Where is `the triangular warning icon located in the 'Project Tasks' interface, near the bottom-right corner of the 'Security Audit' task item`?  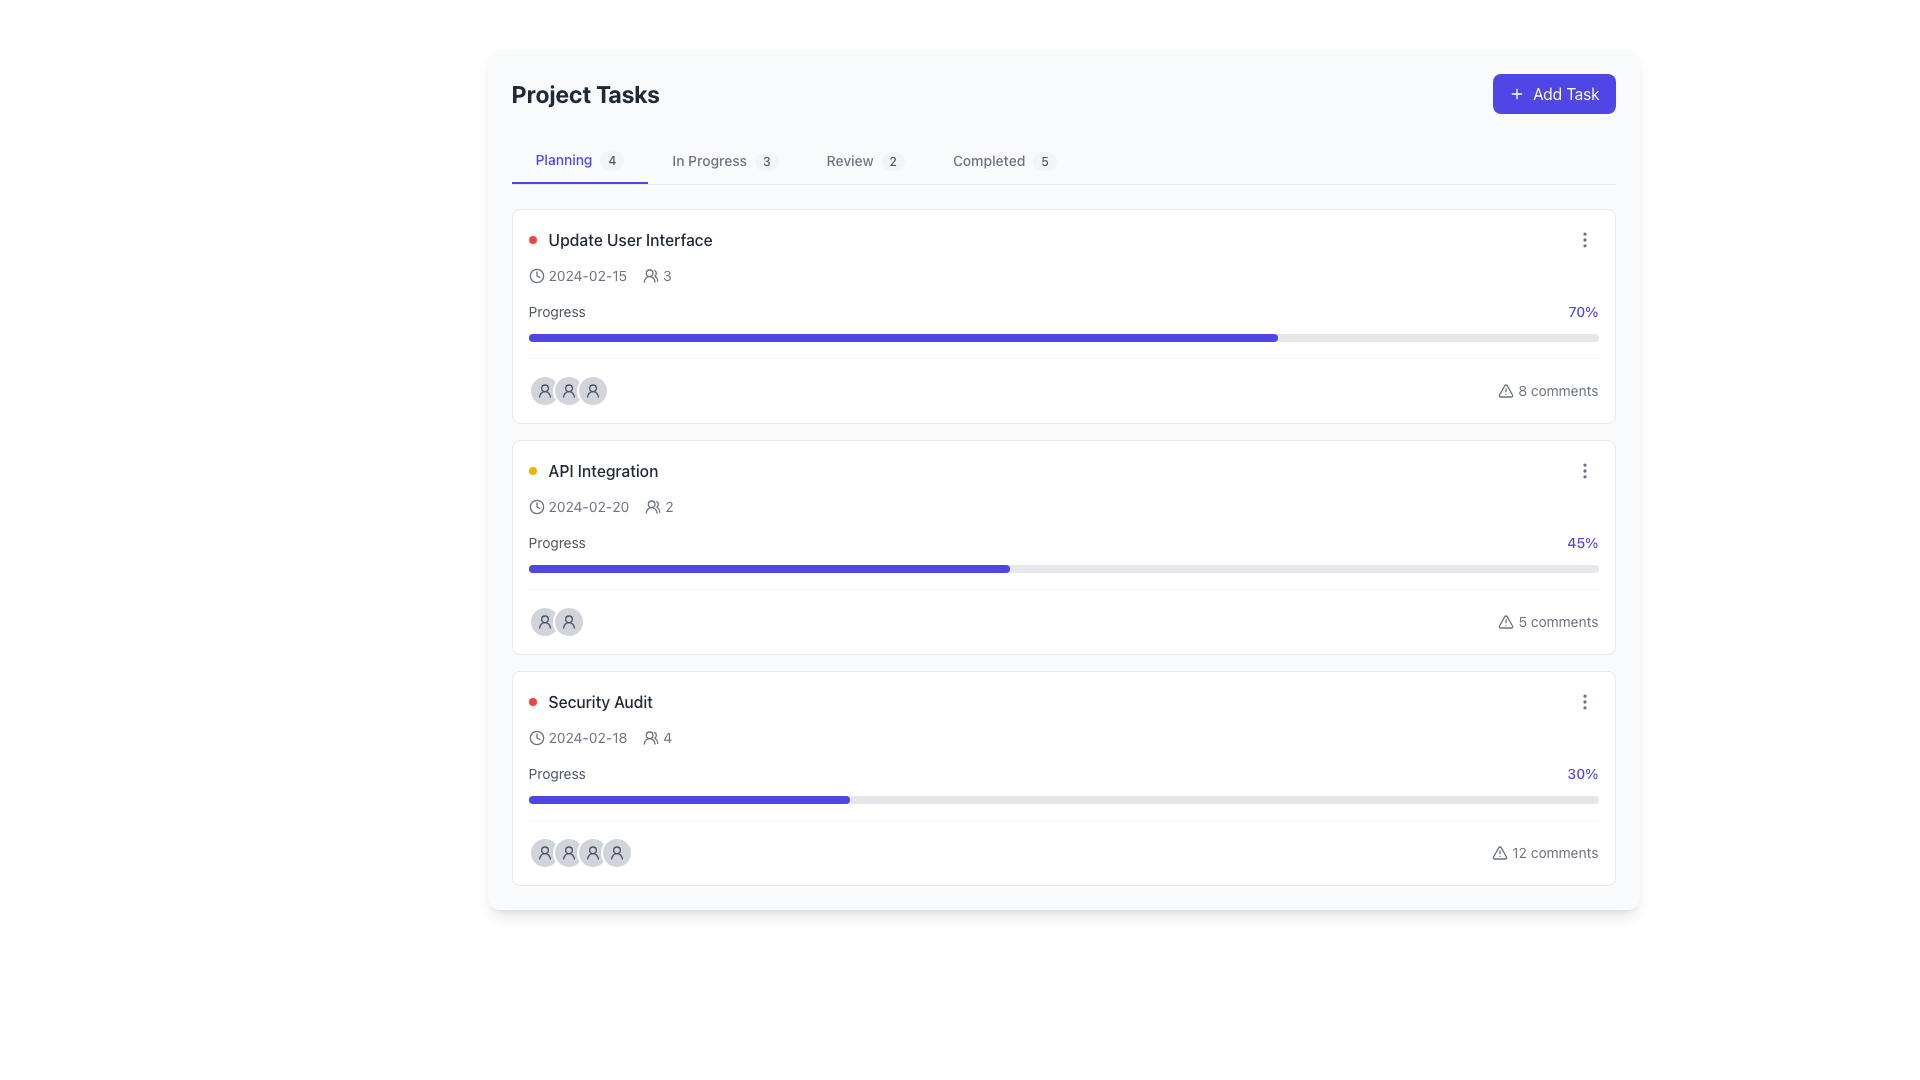
the triangular warning icon located in the 'Project Tasks' interface, near the bottom-right corner of the 'Security Audit' task item is located at coordinates (1500, 852).